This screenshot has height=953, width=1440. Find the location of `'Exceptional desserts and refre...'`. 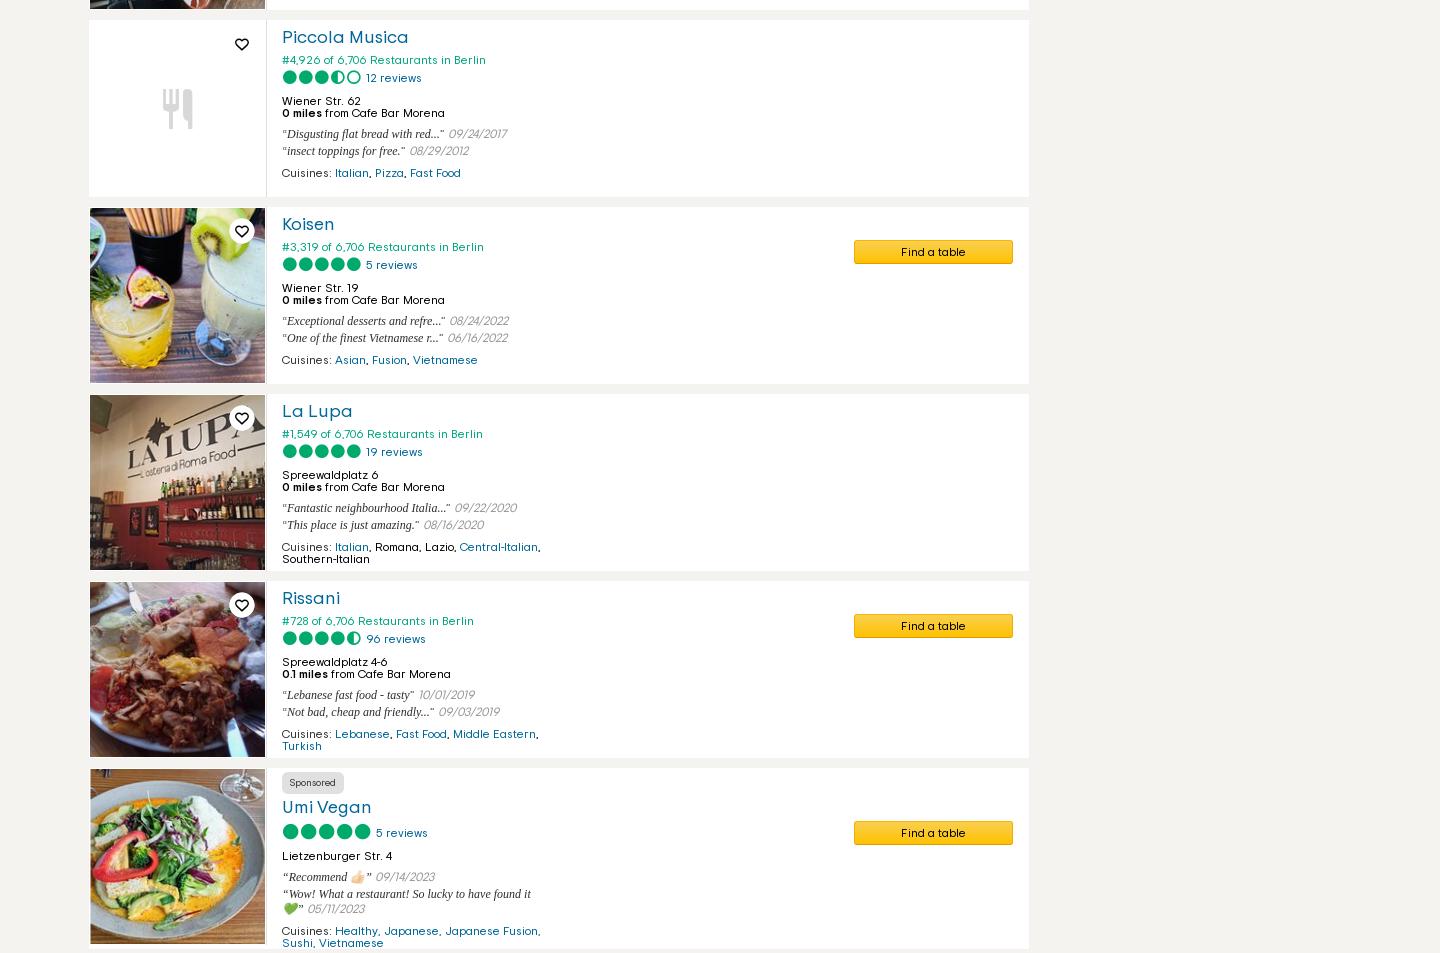

'Exceptional desserts and refre...' is located at coordinates (285, 319).